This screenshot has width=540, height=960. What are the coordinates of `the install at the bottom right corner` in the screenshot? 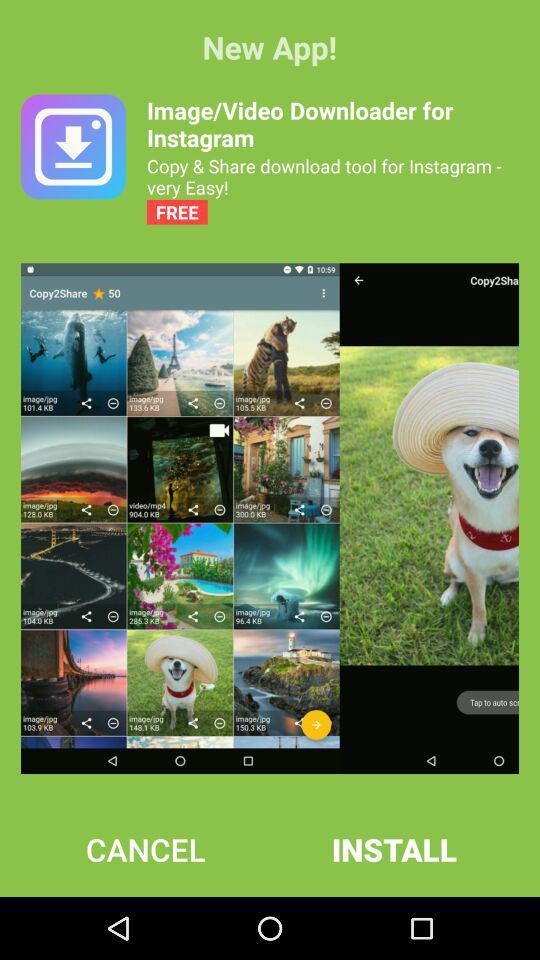 It's located at (394, 848).